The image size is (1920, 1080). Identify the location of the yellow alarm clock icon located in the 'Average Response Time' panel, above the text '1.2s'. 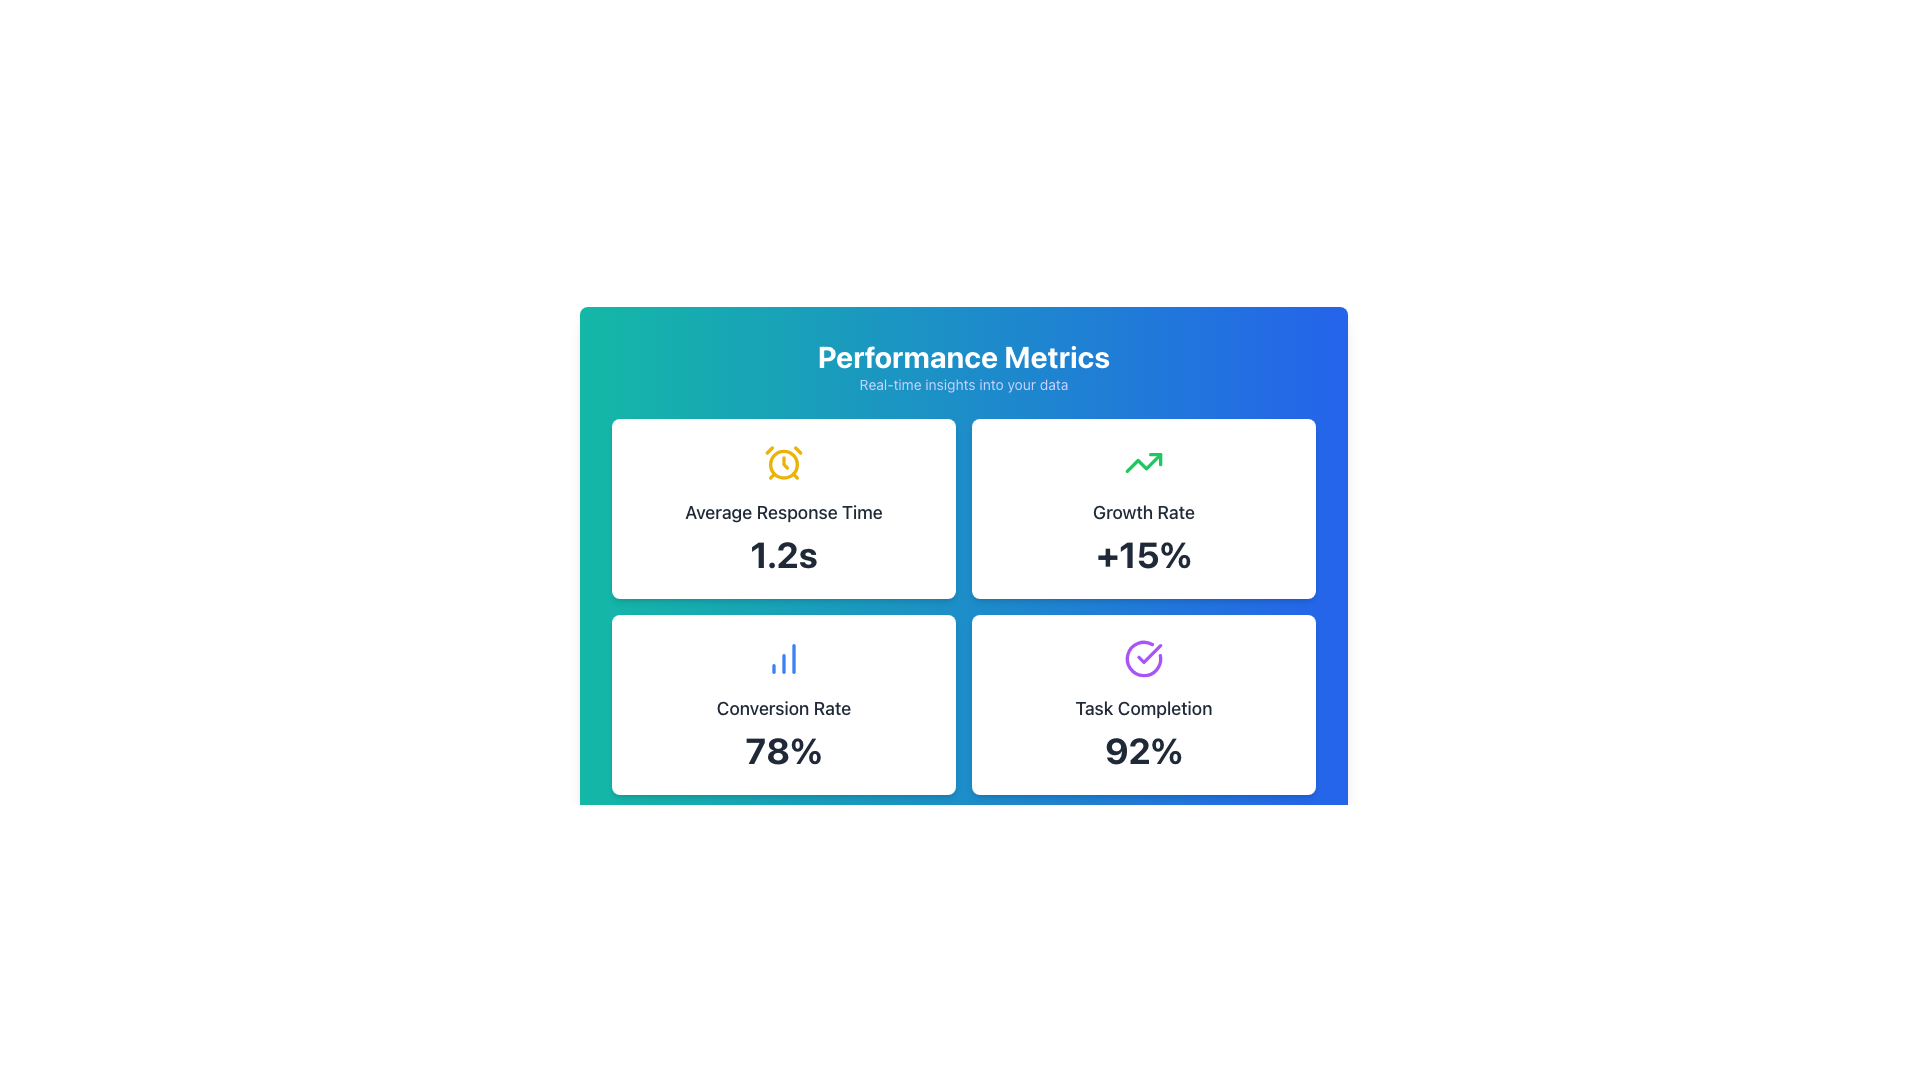
(782, 462).